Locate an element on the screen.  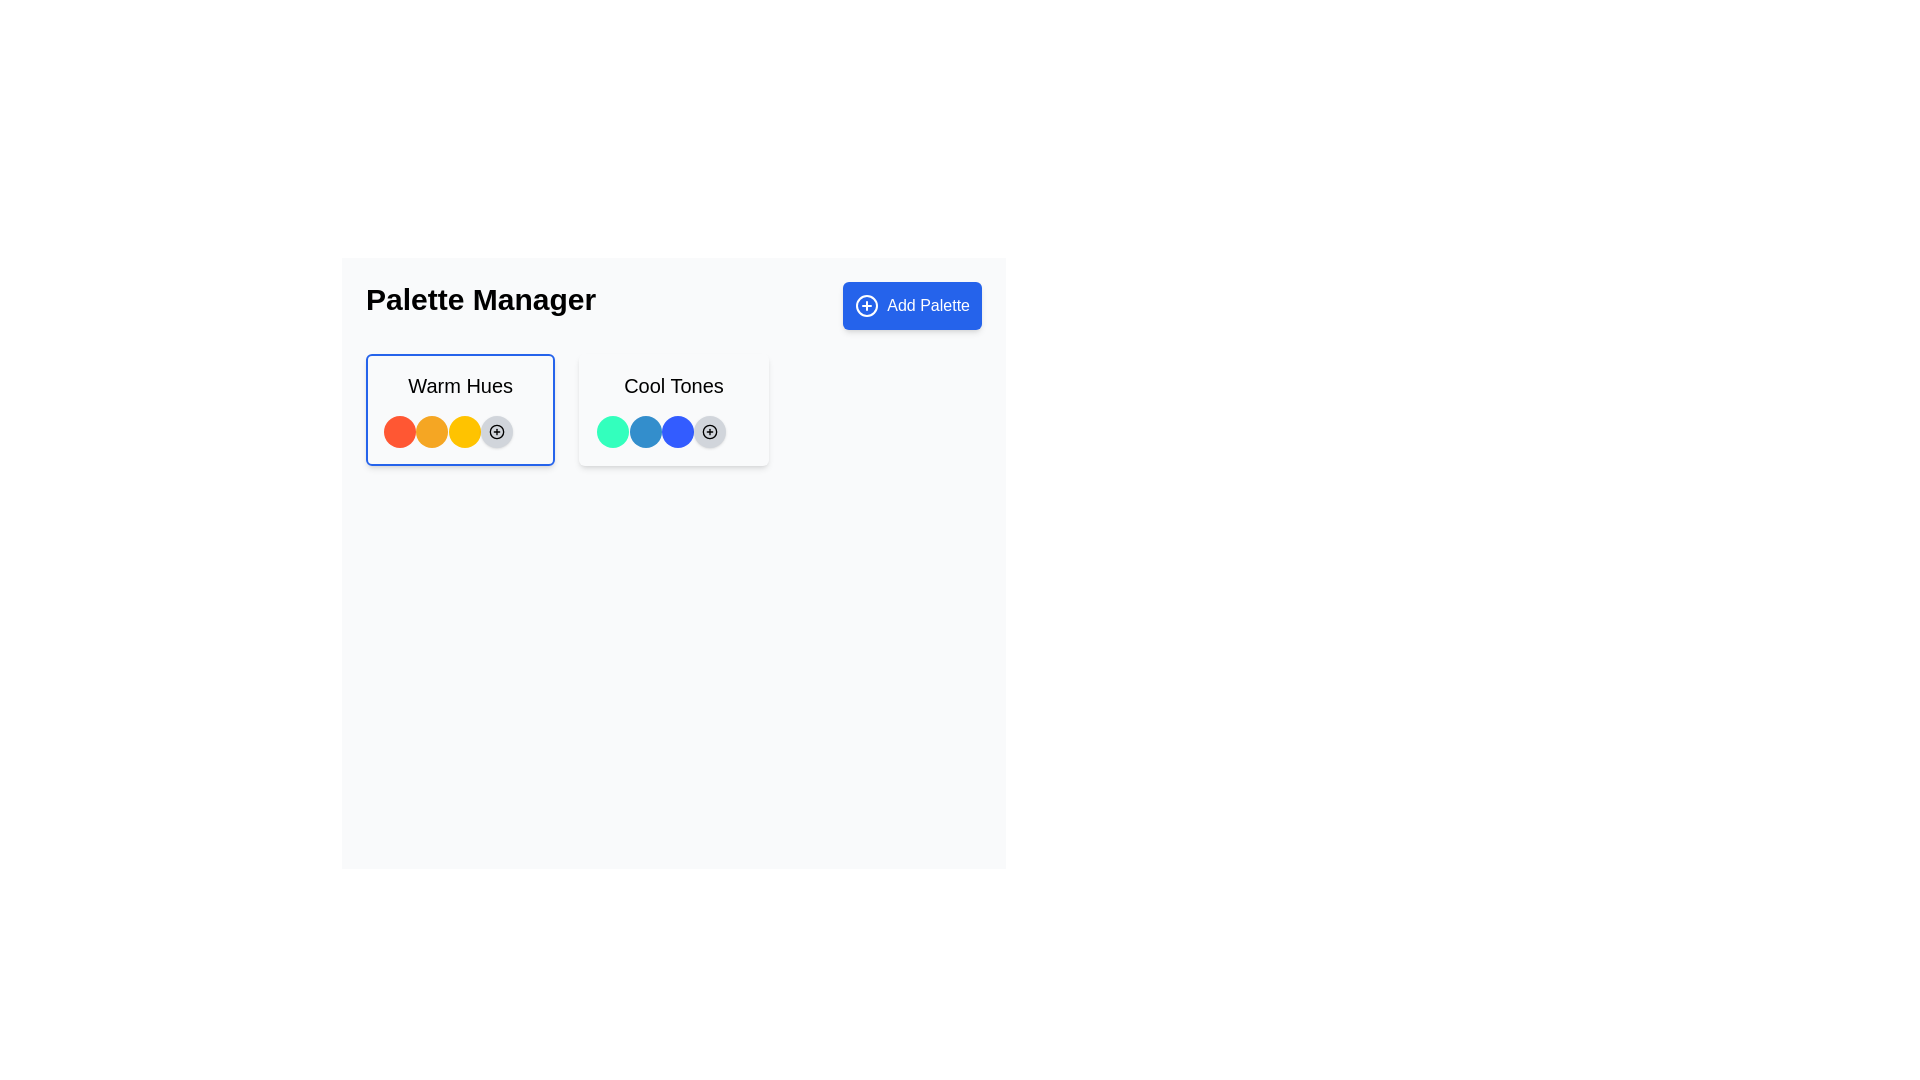
the Grid containing interactive and non-interactive icons for managing 'Warm Hues' swatches is located at coordinates (459, 431).